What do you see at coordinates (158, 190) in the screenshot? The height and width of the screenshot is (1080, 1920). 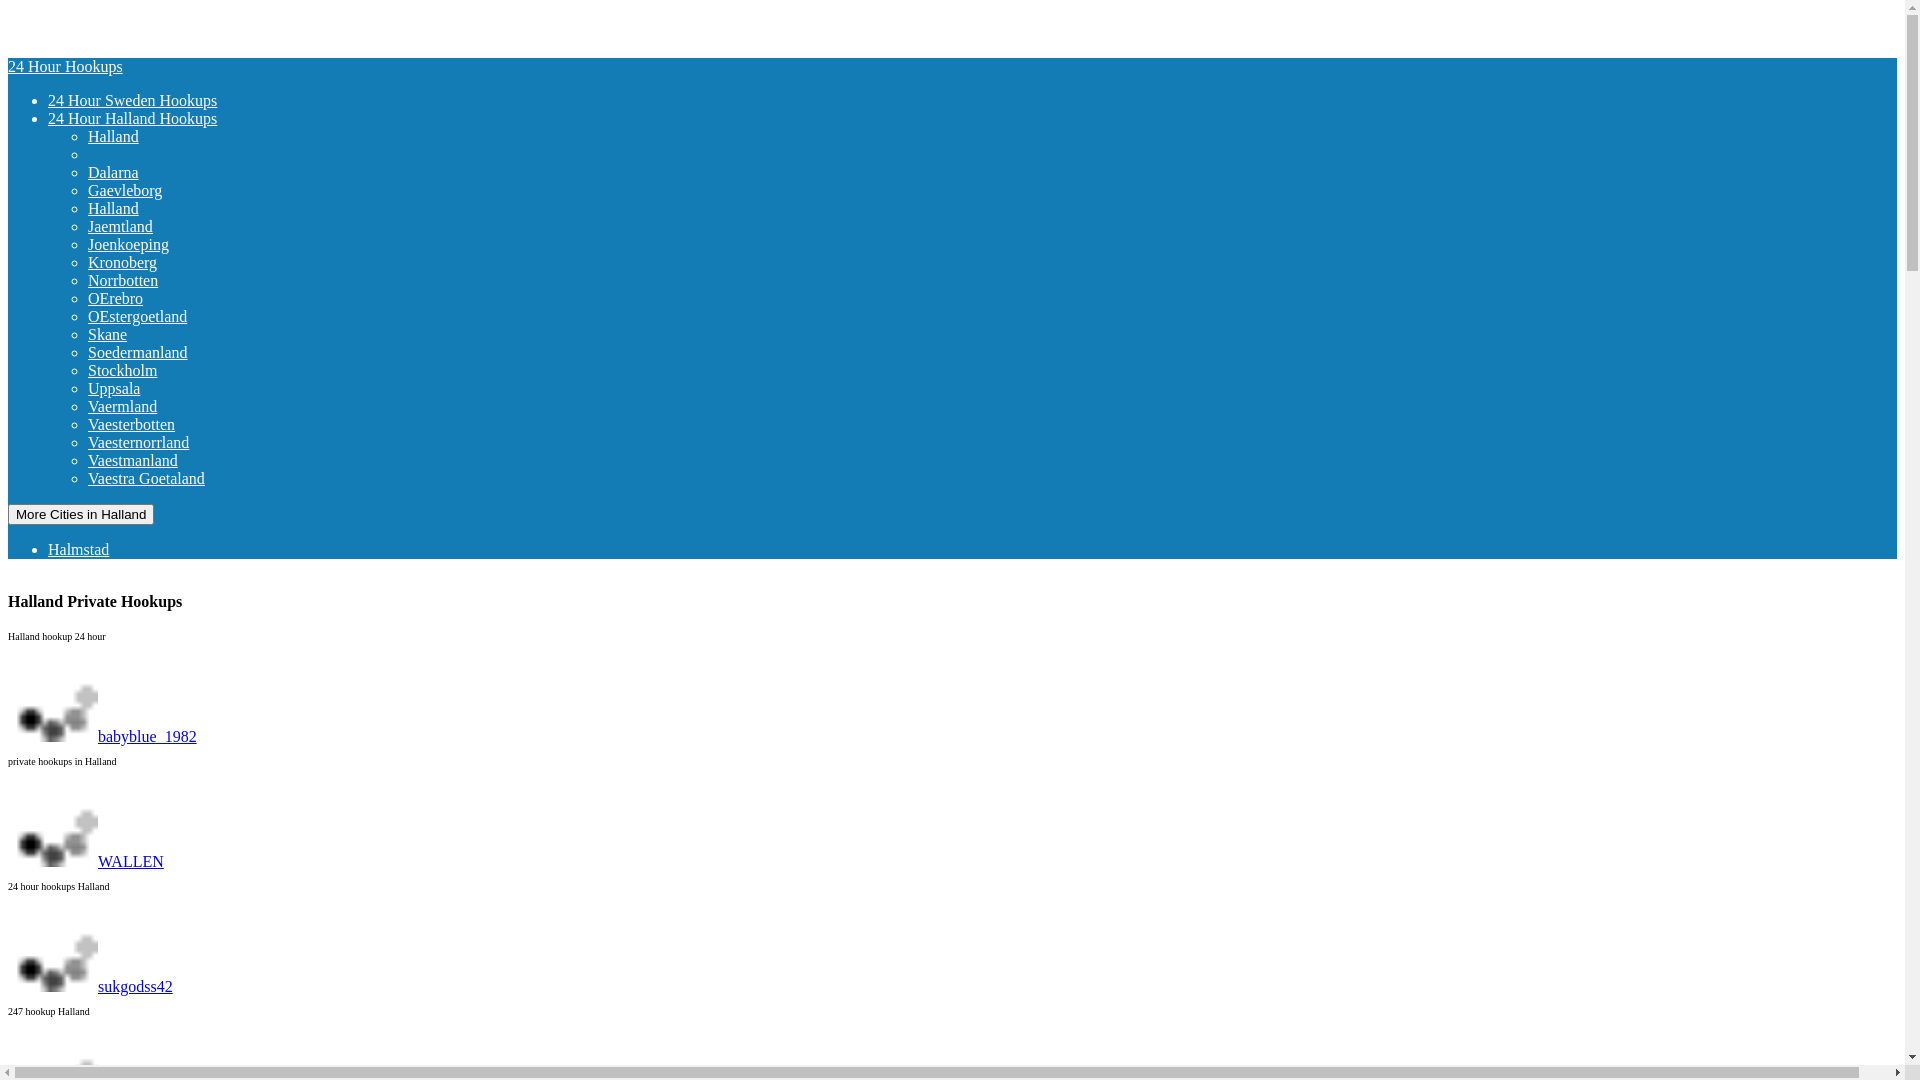 I see `'Gaevleborg'` at bounding box center [158, 190].